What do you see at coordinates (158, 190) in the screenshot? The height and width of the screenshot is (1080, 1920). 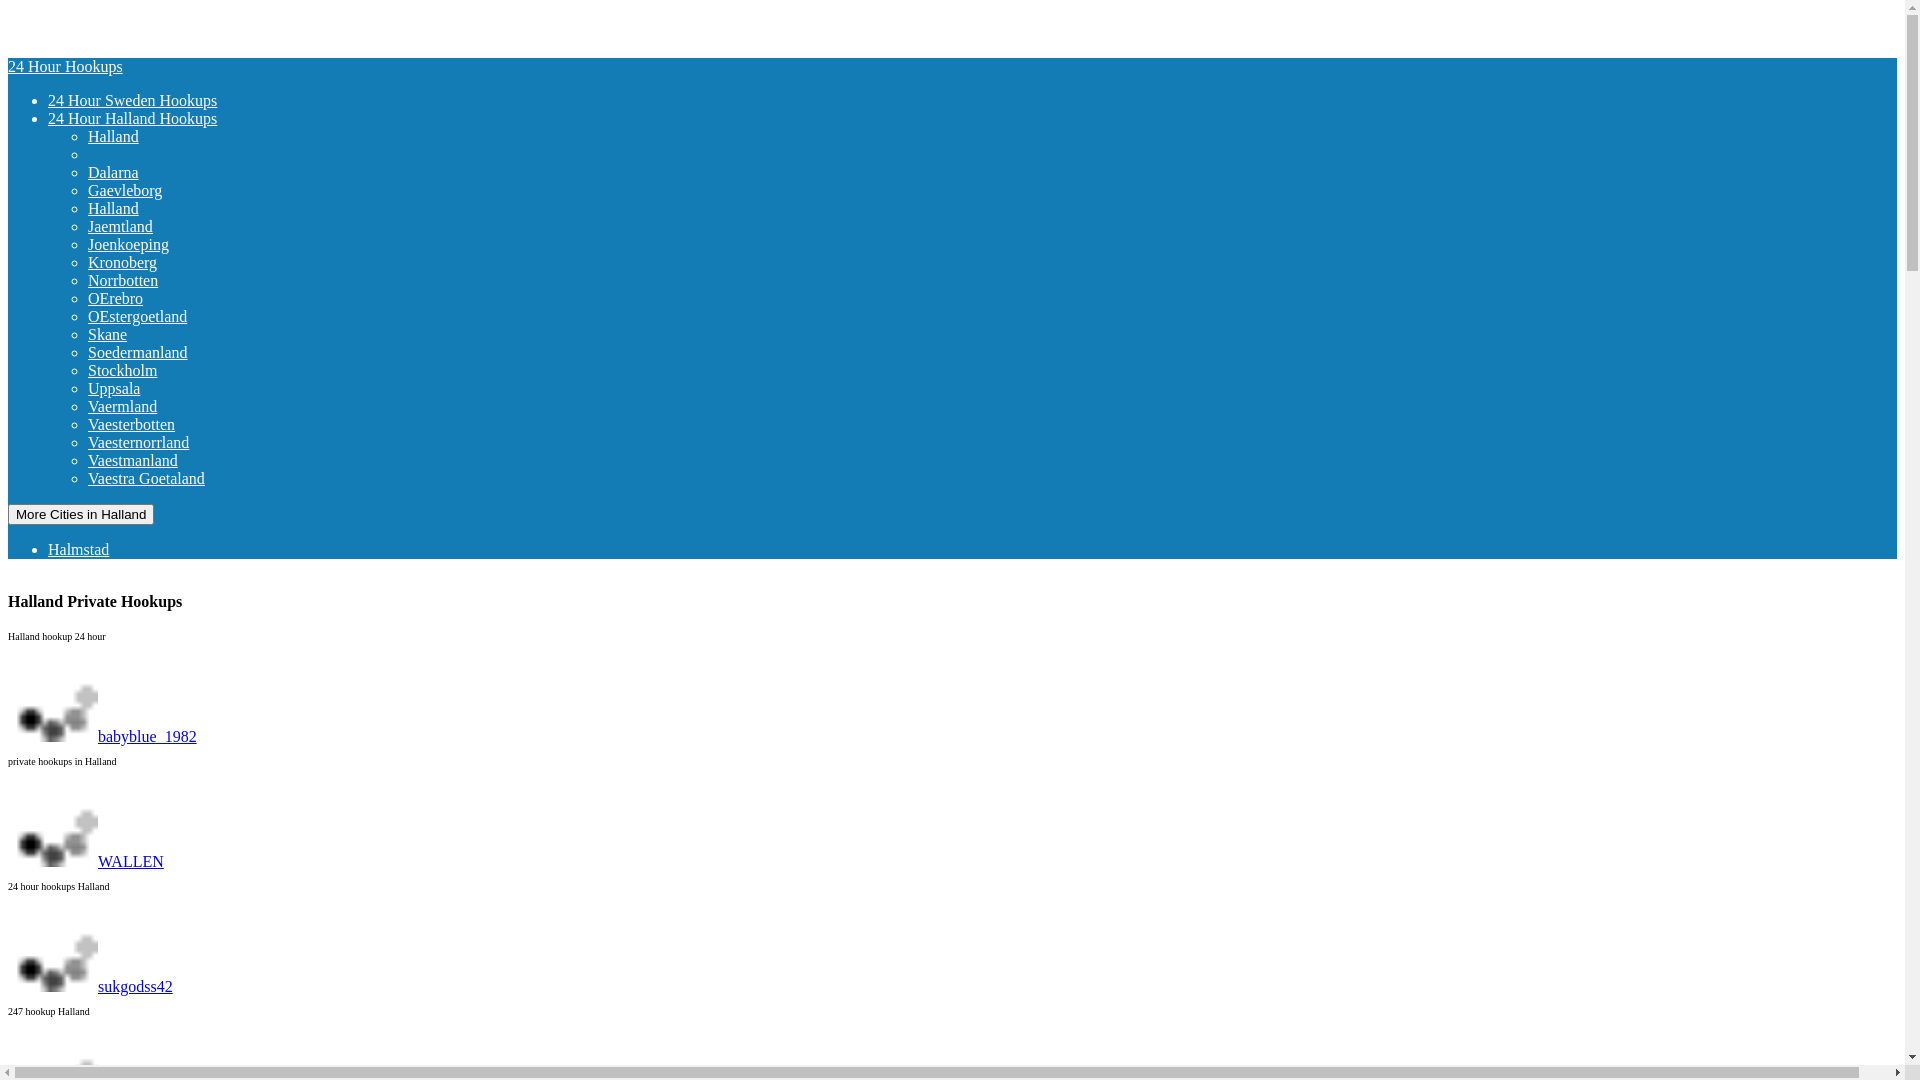 I see `'Gaevleborg'` at bounding box center [158, 190].